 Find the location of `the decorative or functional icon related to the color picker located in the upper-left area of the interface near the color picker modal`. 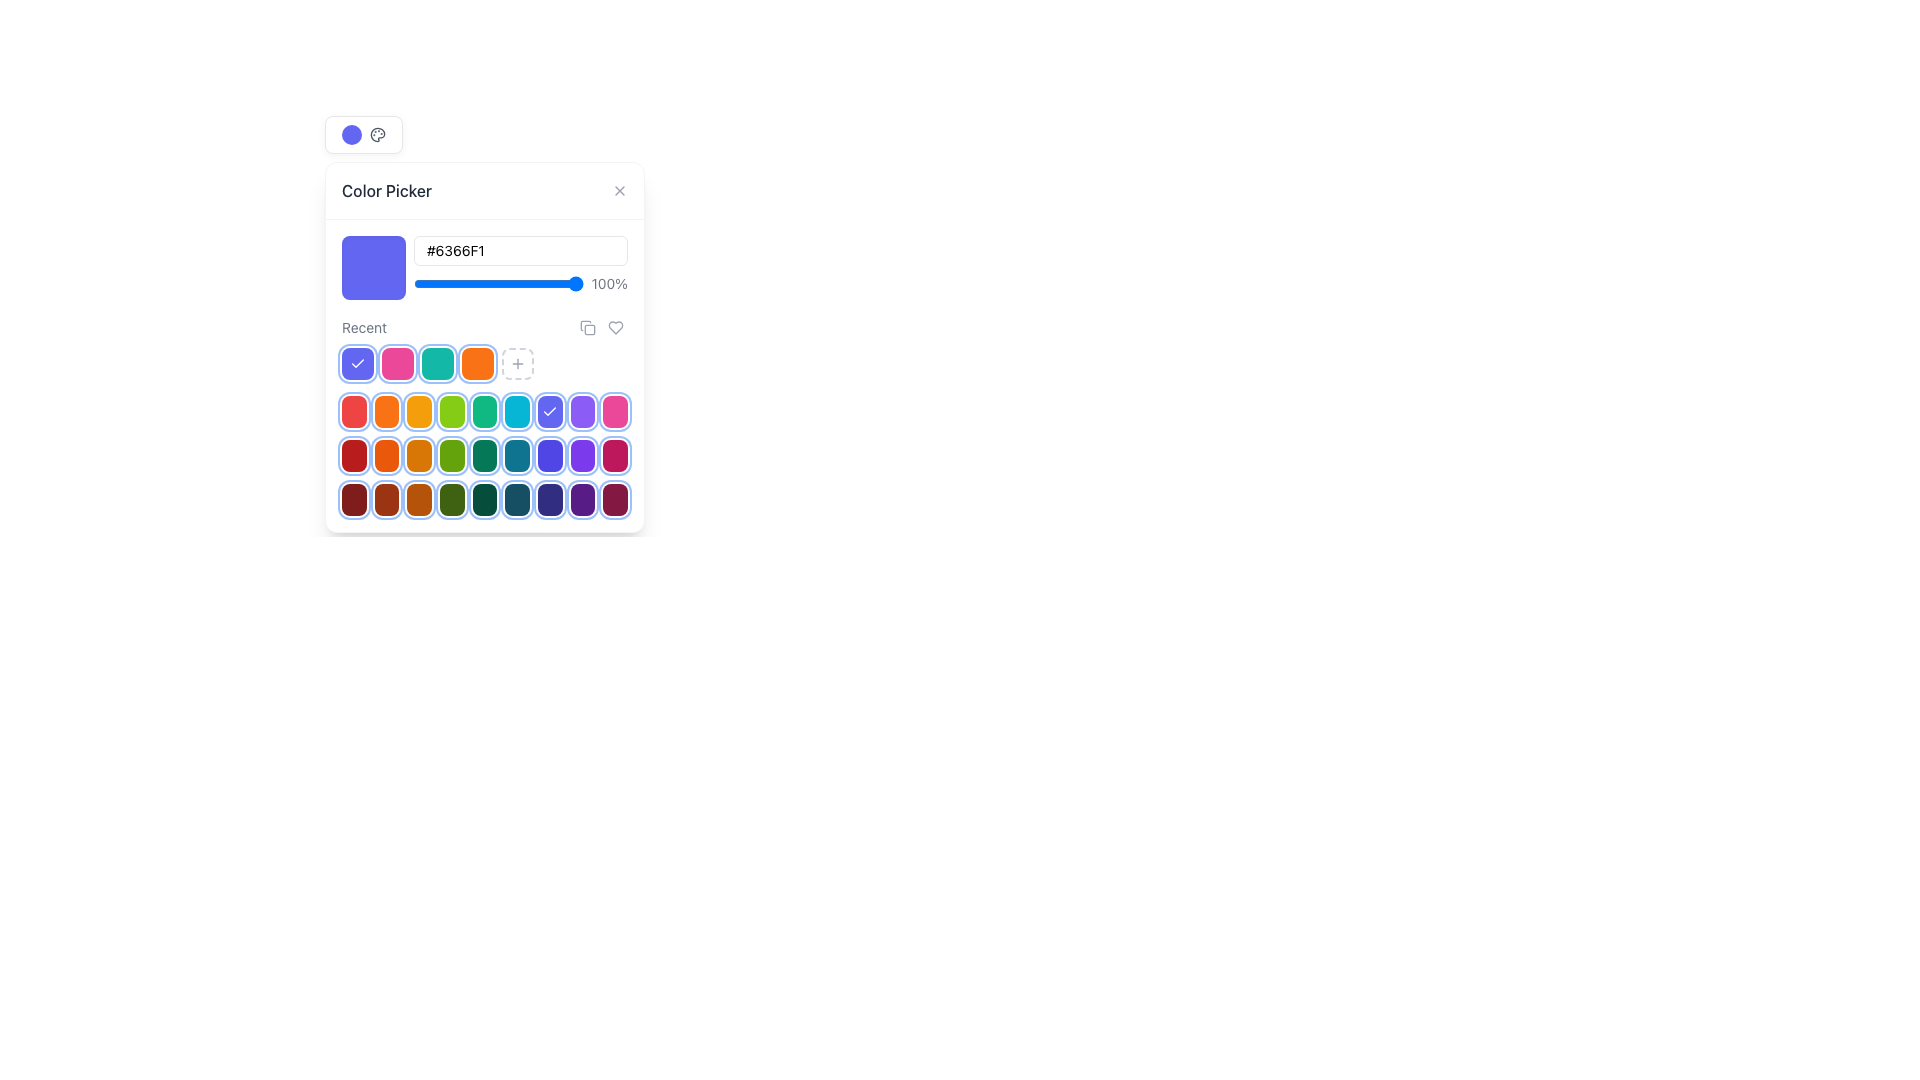

the decorative or functional icon related to the color picker located in the upper-left area of the interface near the color picker modal is located at coordinates (377, 135).